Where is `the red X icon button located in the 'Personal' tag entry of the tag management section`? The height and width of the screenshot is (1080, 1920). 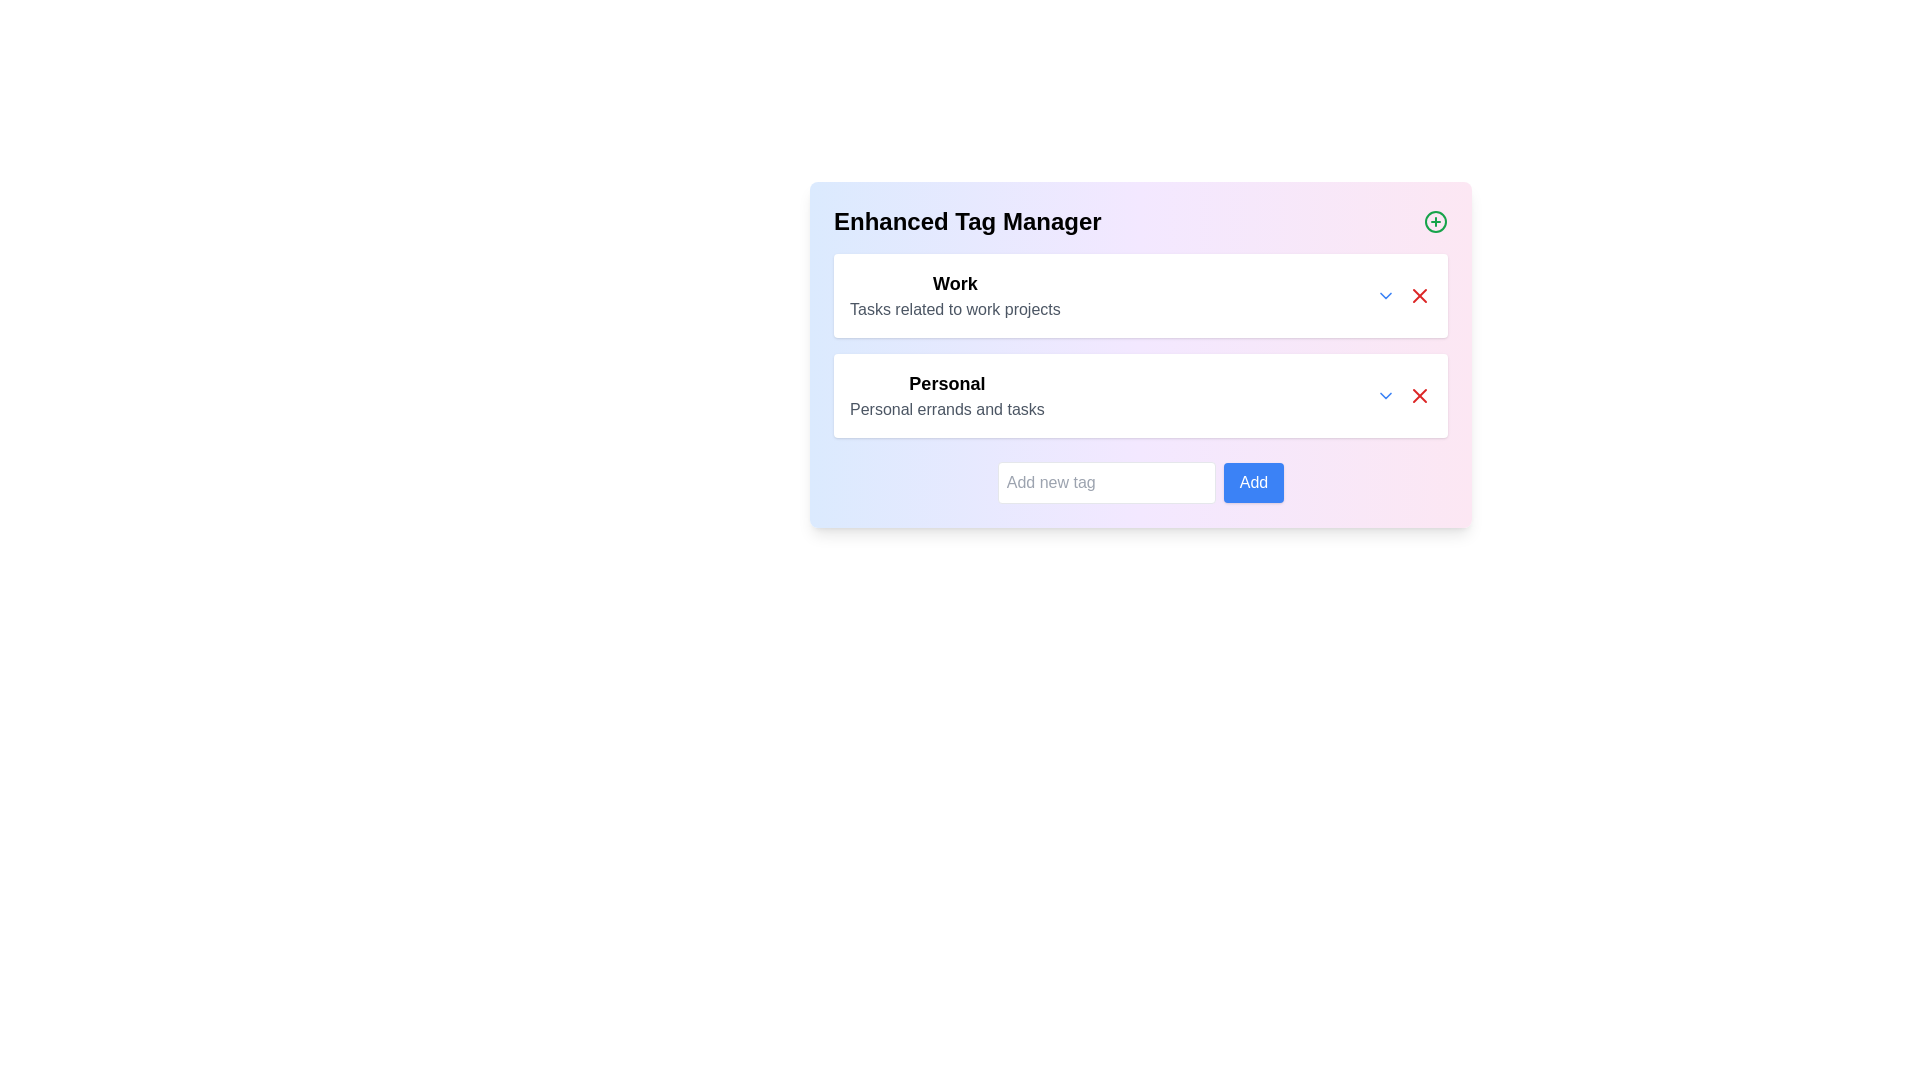 the red X icon button located in the 'Personal' tag entry of the tag management section is located at coordinates (1419, 396).